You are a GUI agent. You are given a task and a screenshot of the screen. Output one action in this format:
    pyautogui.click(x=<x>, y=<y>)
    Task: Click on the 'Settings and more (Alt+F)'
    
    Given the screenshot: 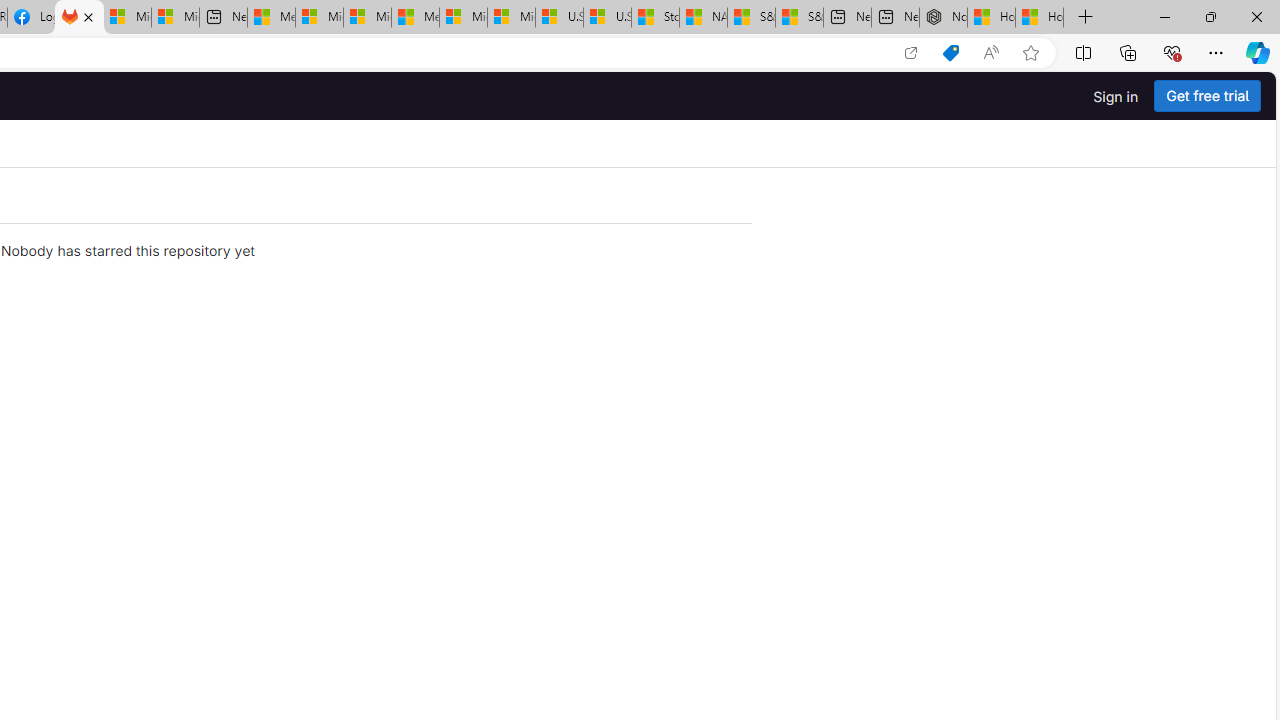 What is the action you would take?
    pyautogui.click(x=1215, y=51)
    